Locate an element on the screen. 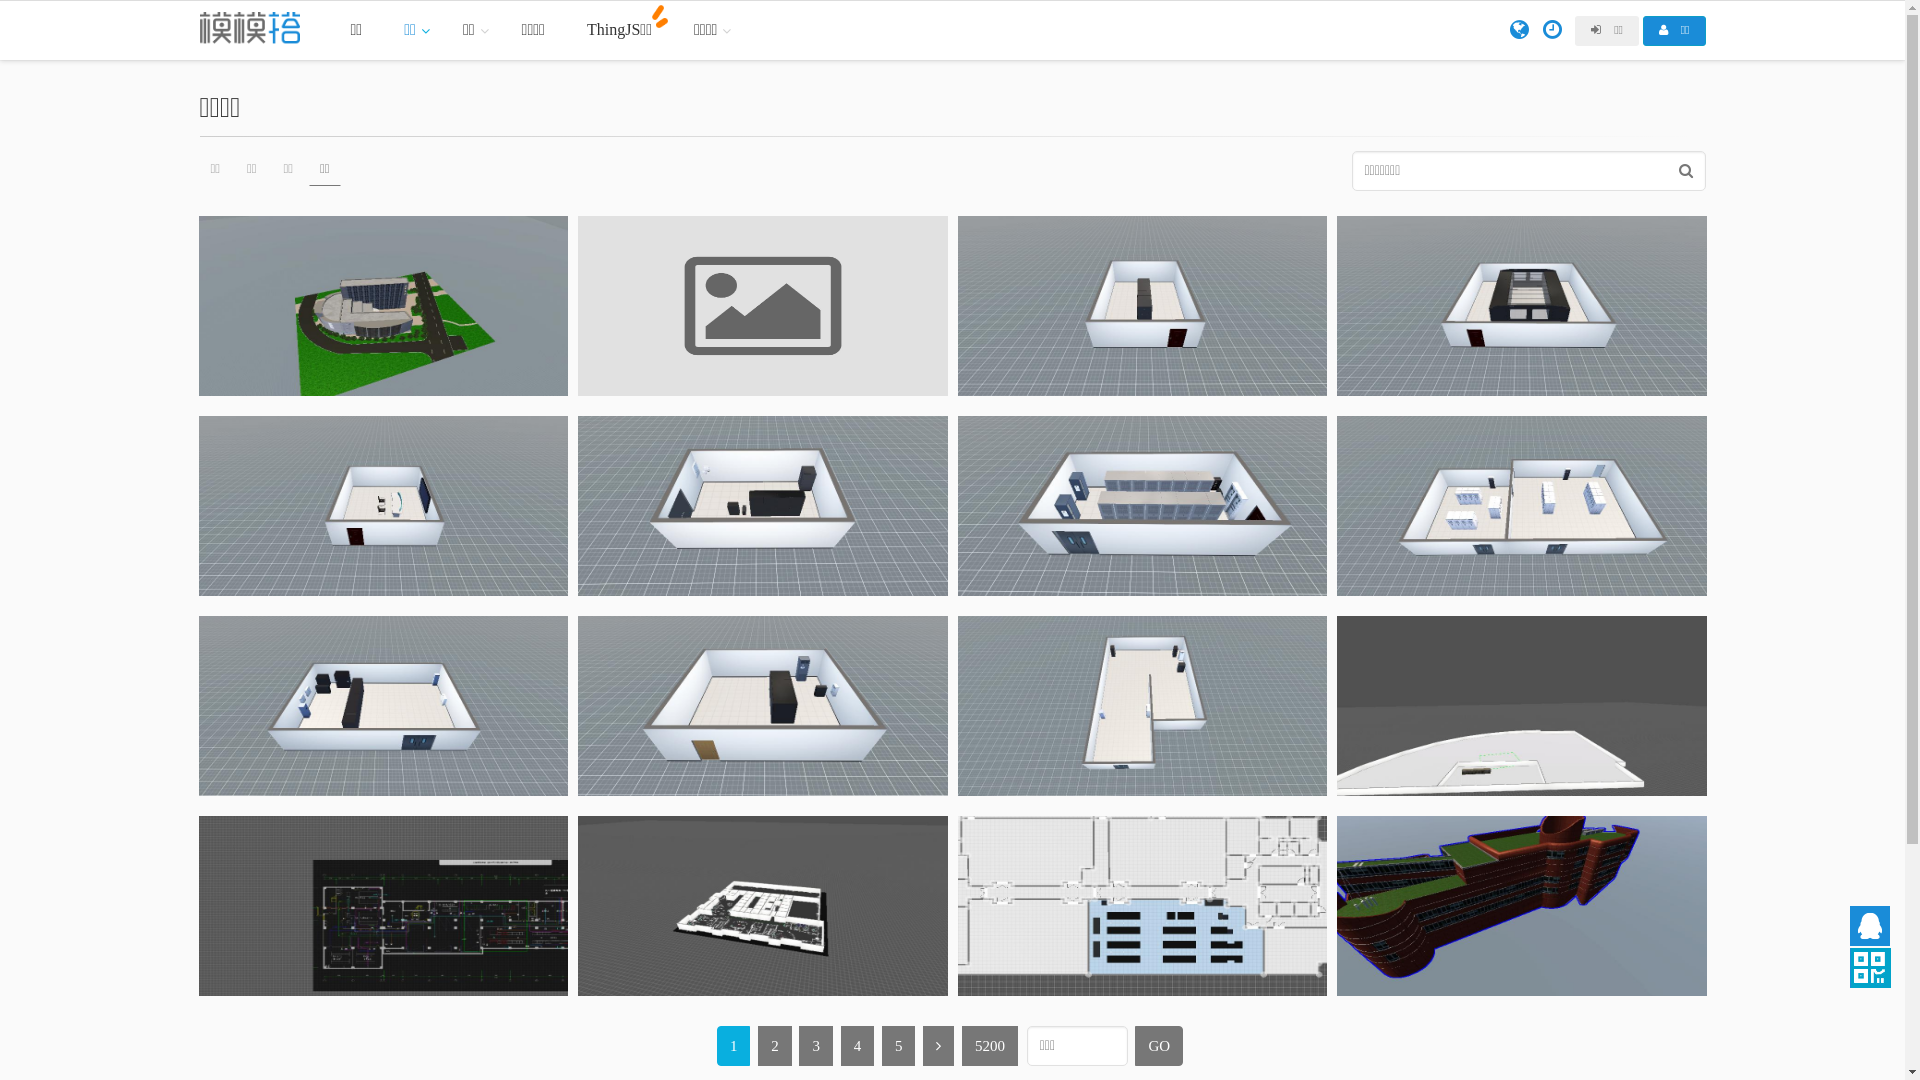 This screenshot has width=1920, height=1080. '2' is located at coordinates (757, 1044).